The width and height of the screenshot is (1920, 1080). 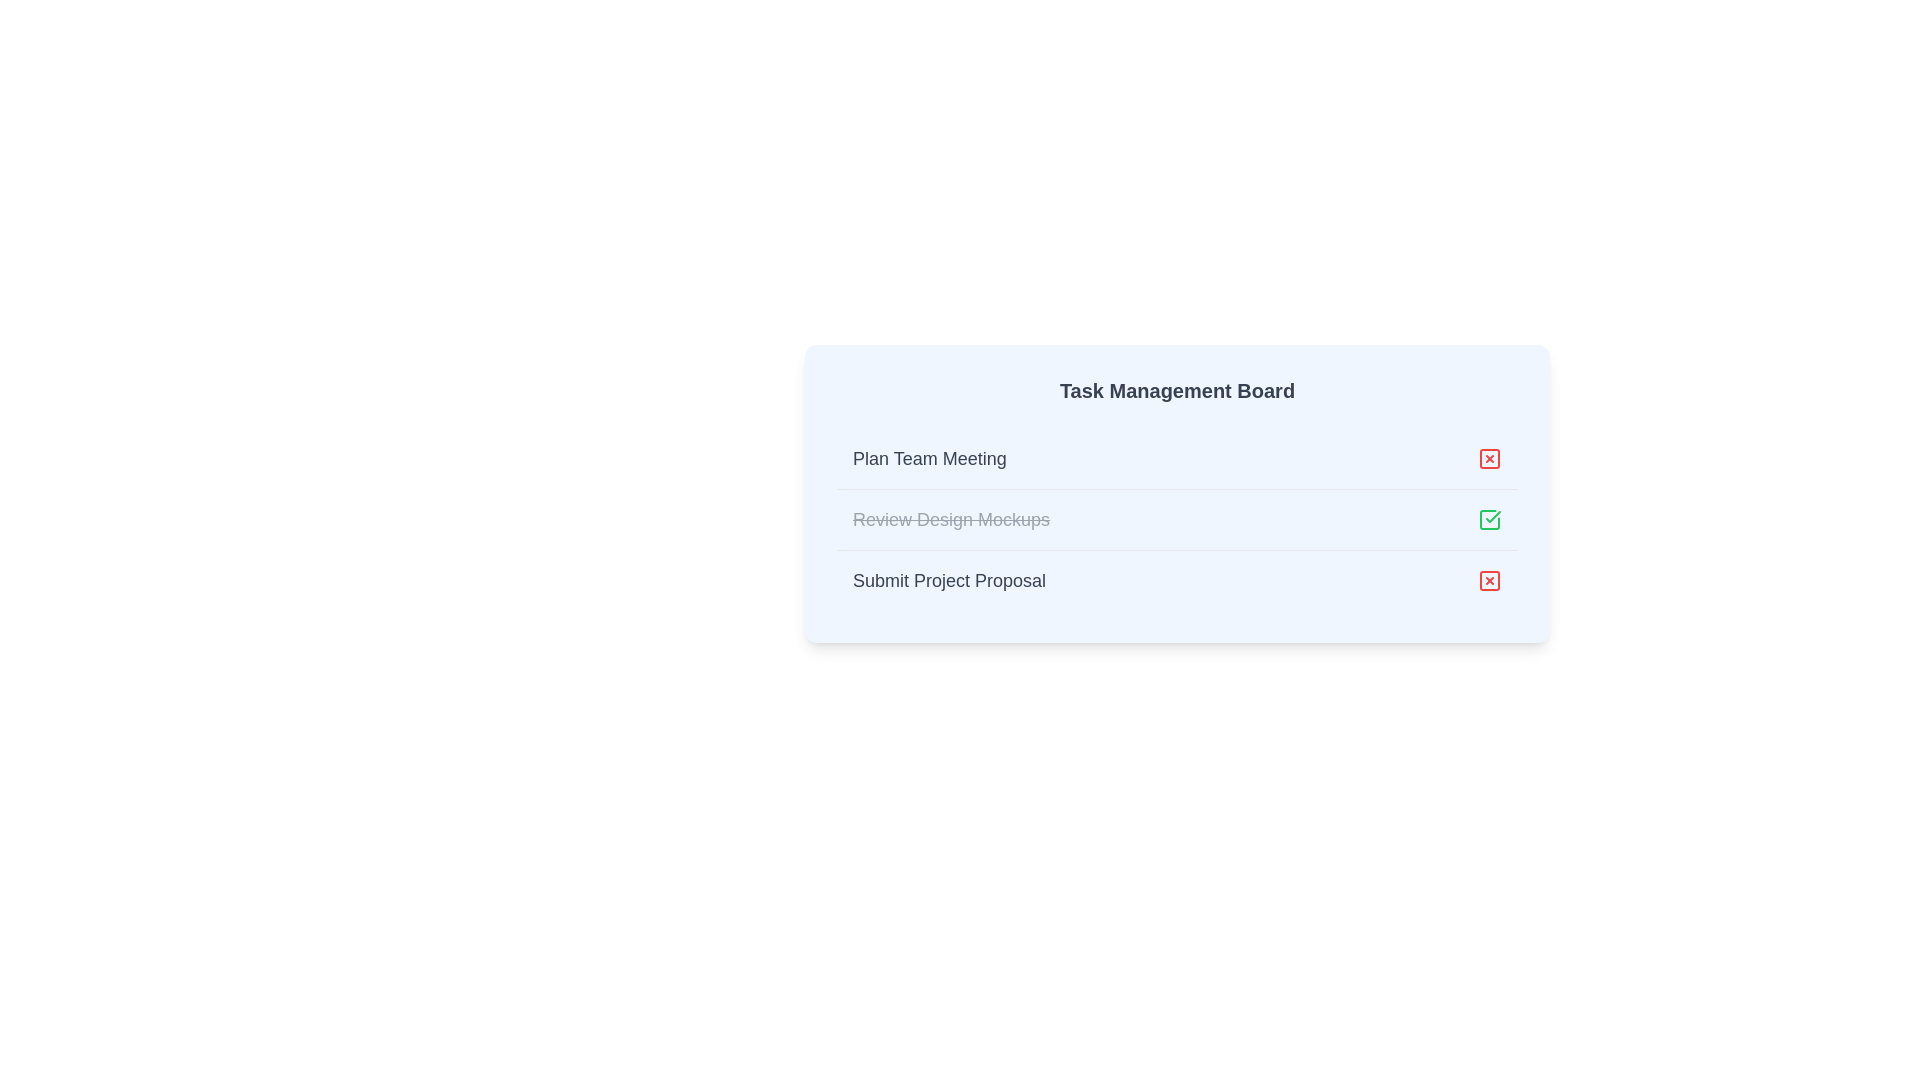 What do you see at coordinates (950, 519) in the screenshot?
I see `the text labeled 'Review Design Mockups' which is the second item in the 'Task Management Board' list, positioned below 'Plan Team Meeting' and above 'Submit Project Proposal.'` at bounding box center [950, 519].